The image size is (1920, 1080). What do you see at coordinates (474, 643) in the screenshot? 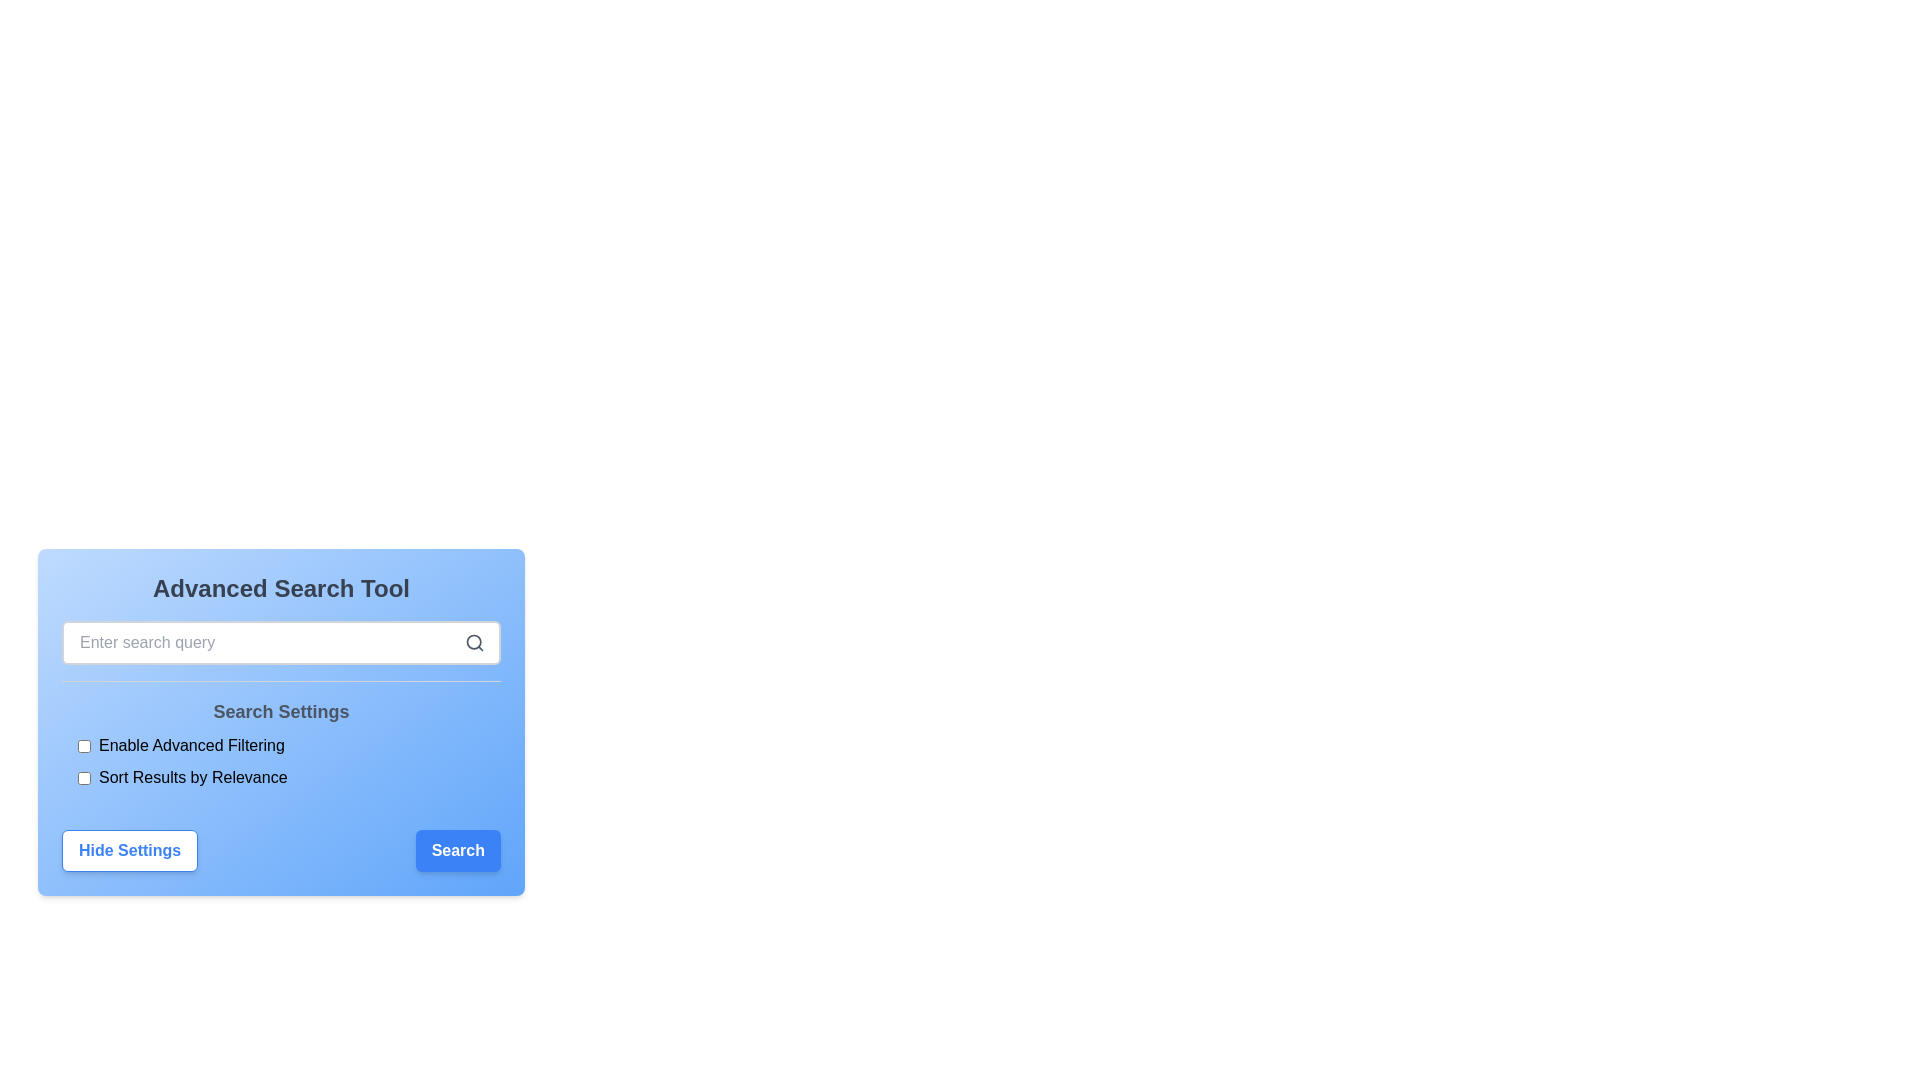
I see `the gray magnifying glass icon located to the right of the text input field` at bounding box center [474, 643].